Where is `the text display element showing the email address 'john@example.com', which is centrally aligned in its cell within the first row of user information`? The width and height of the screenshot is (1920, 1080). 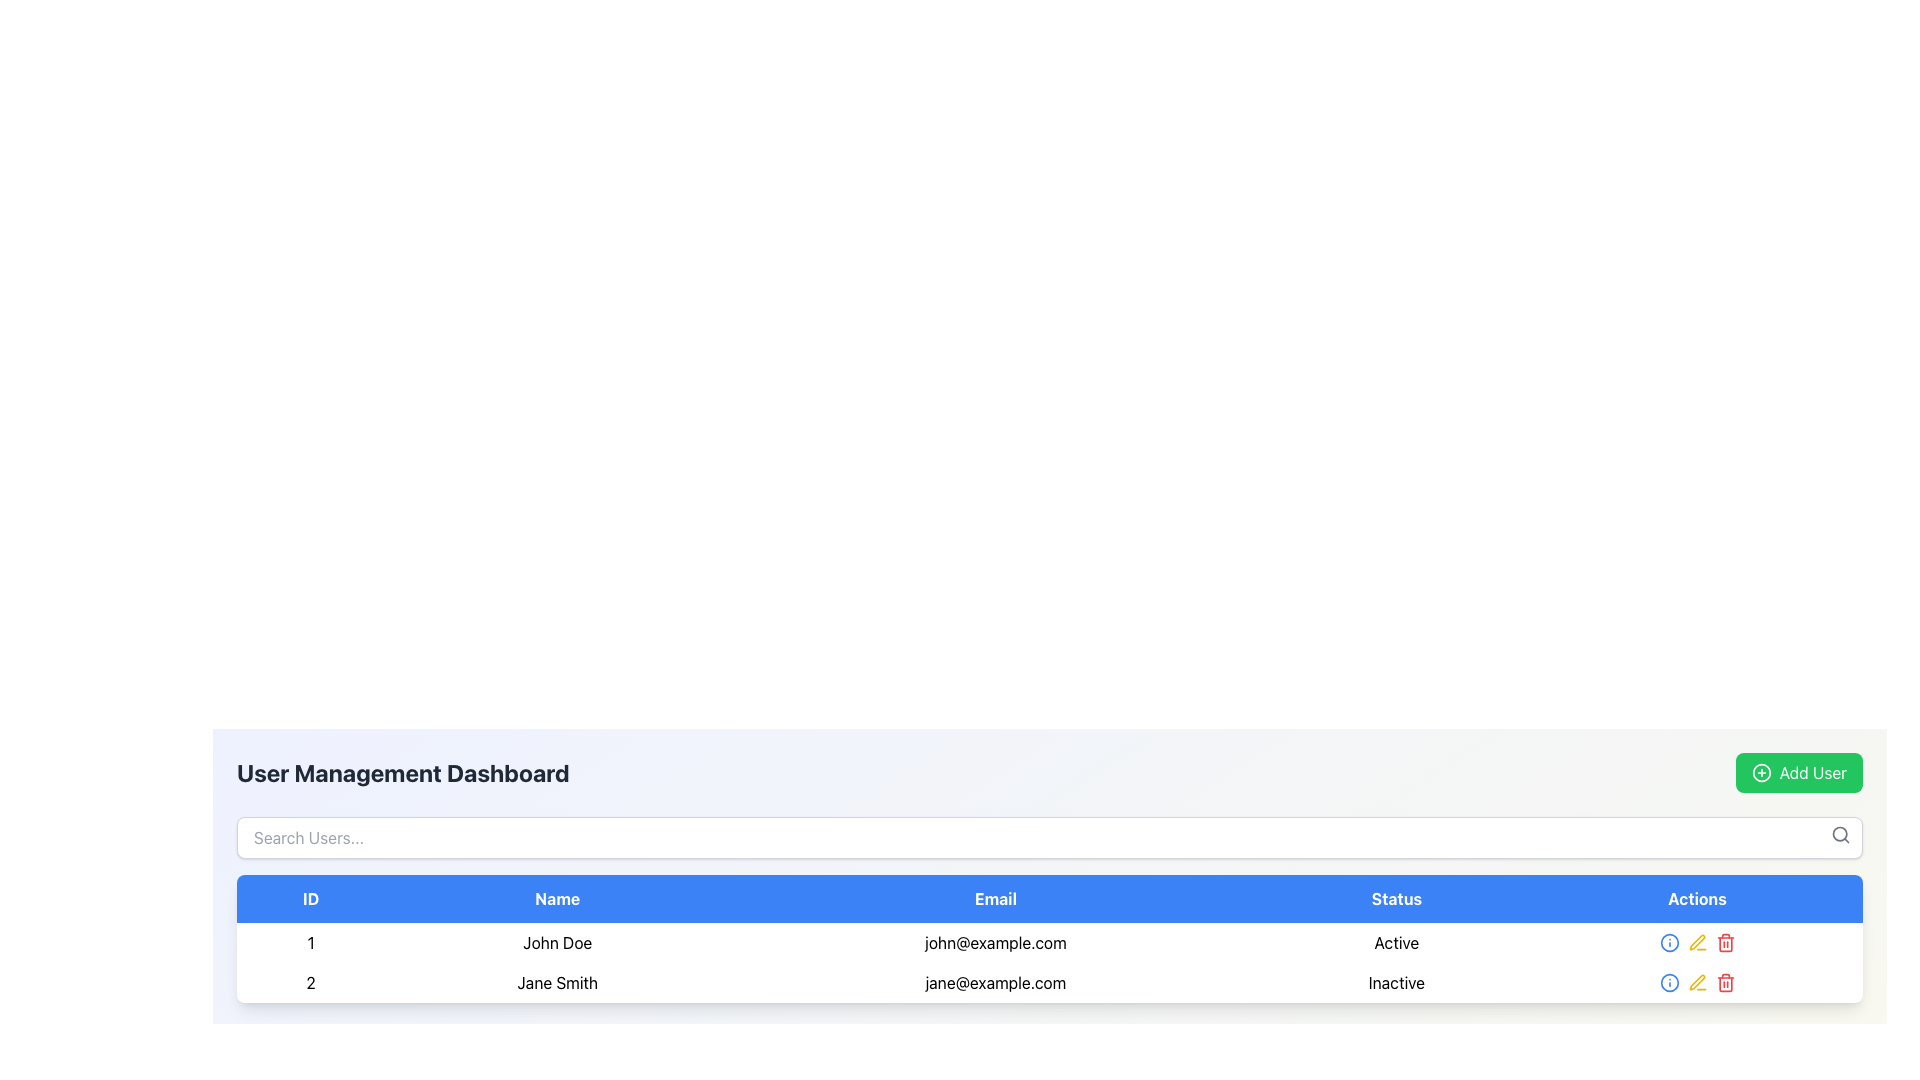 the text display element showing the email address 'john@example.com', which is centrally aligned in its cell within the first row of user information is located at coordinates (995, 942).